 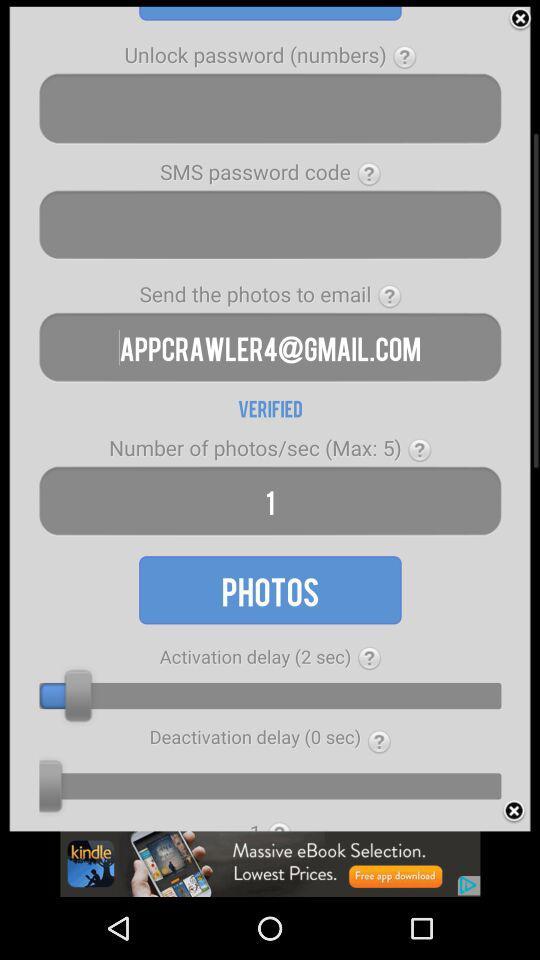 What do you see at coordinates (379, 794) in the screenshot?
I see `the help icon` at bounding box center [379, 794].